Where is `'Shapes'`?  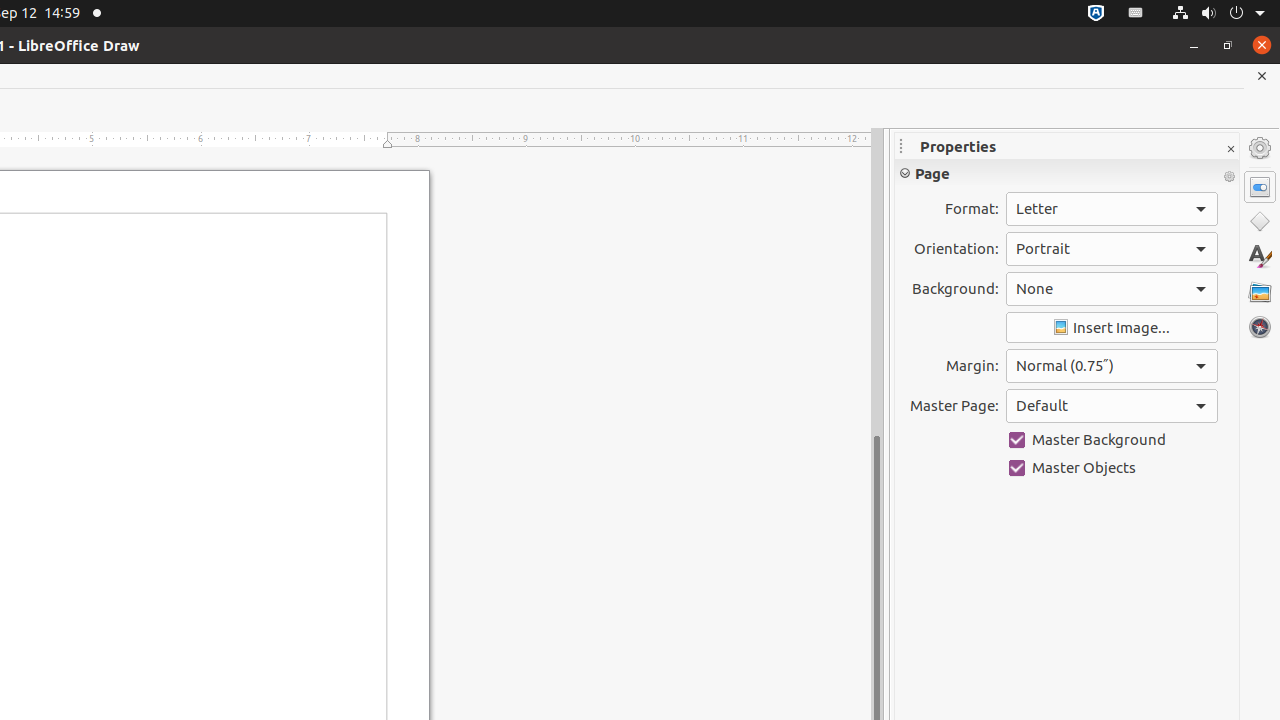
'Shapes' is located at coordinates (1259, 221).